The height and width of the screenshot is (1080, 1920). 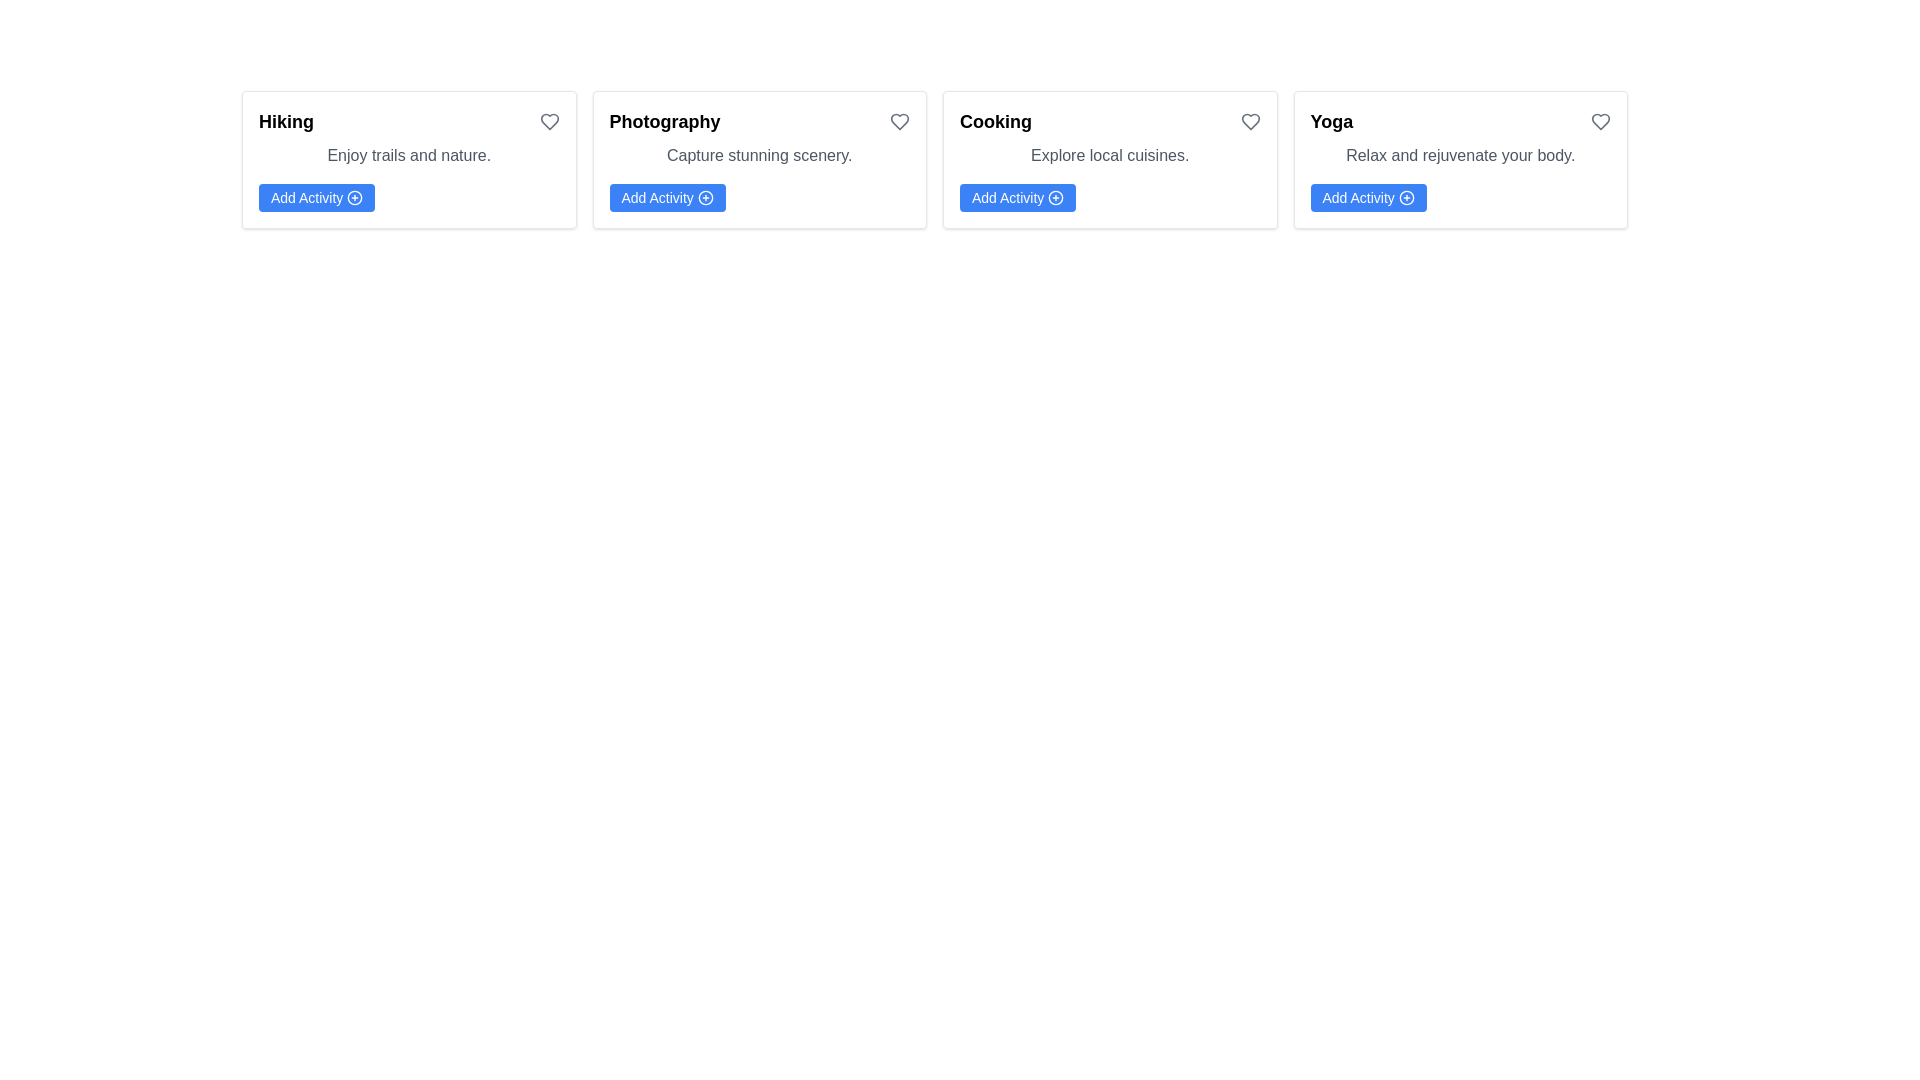 What do you see at coordinates (1109, 154) in the screenshot?
I see `the text label that reads 'Explore local cuisines.' positioned beneath the title 'Cooking' in the Cooking activity card` at bounding box center [1109, 154].